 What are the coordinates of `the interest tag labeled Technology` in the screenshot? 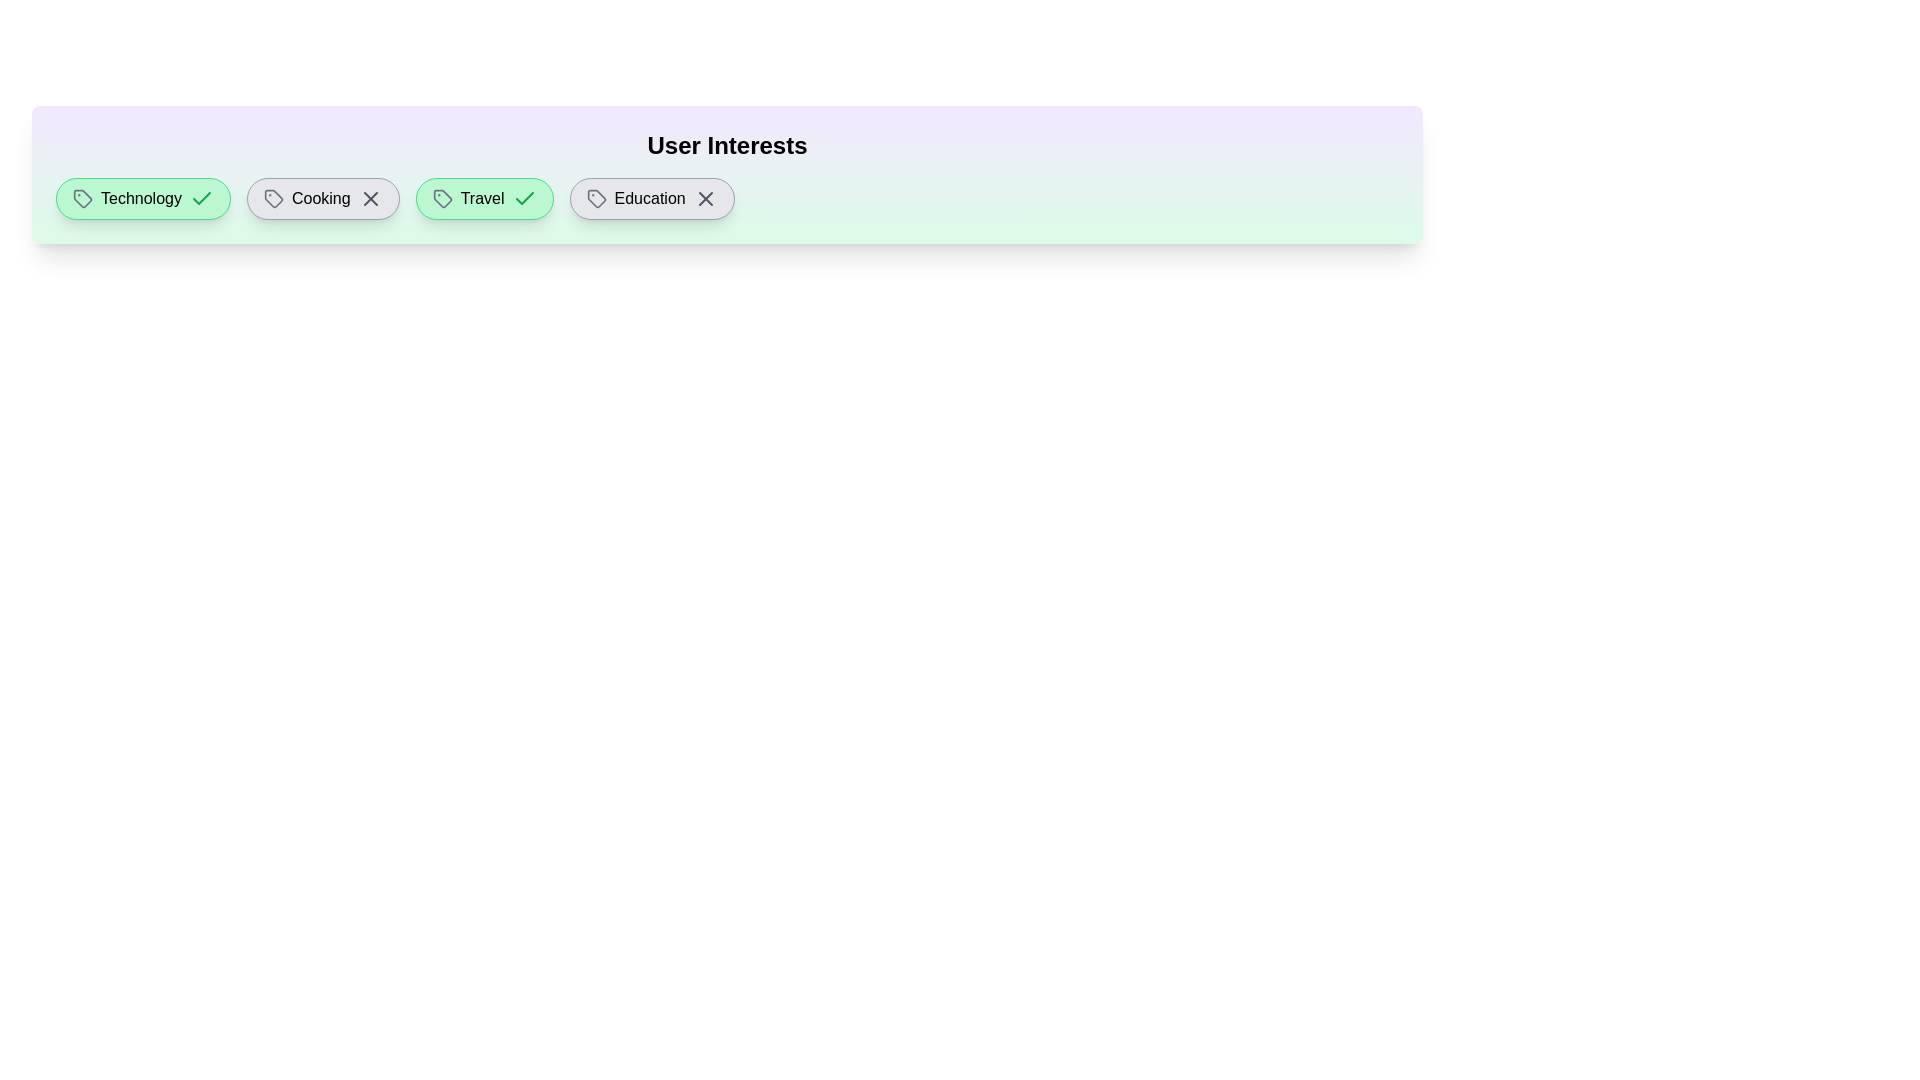 It's located at (142, 199).